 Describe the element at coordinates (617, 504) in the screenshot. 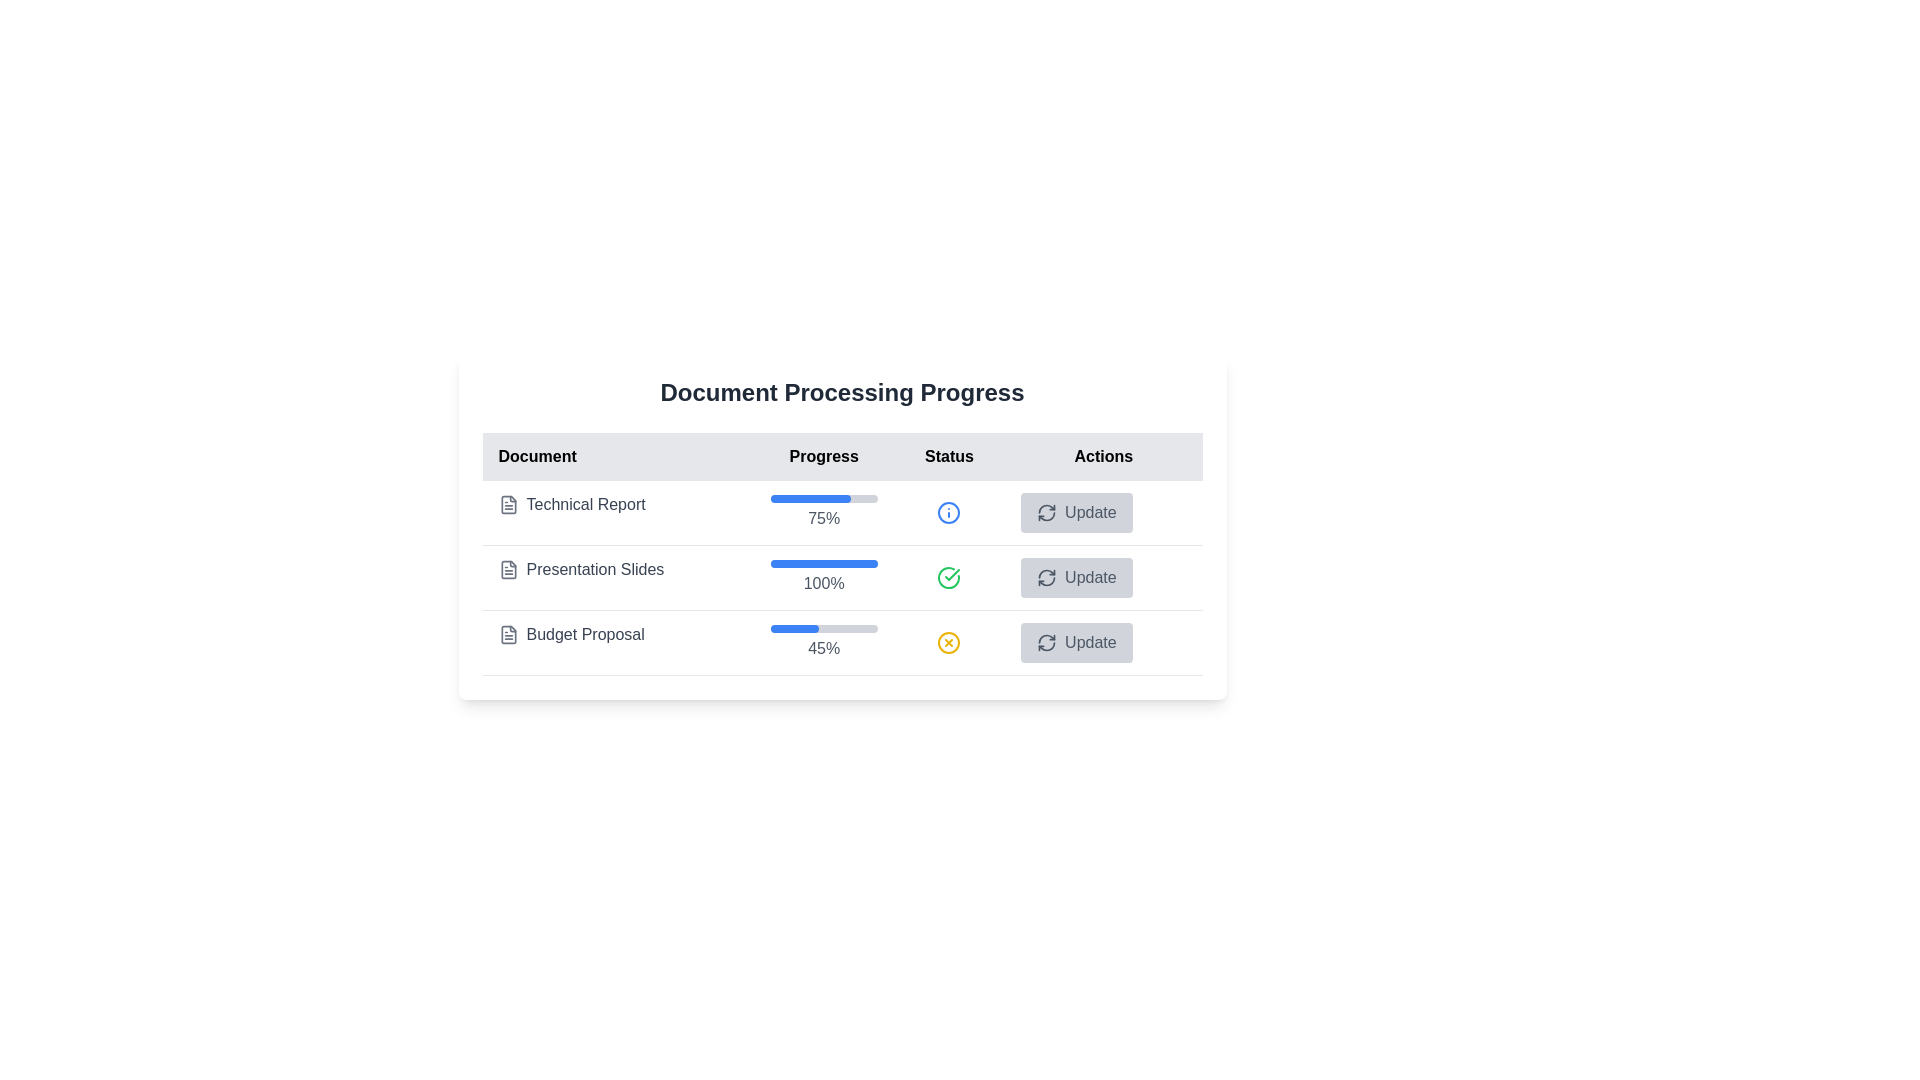

I see `the document title text label, which is the first item in the vertical list under the 'Document' column` at that location.